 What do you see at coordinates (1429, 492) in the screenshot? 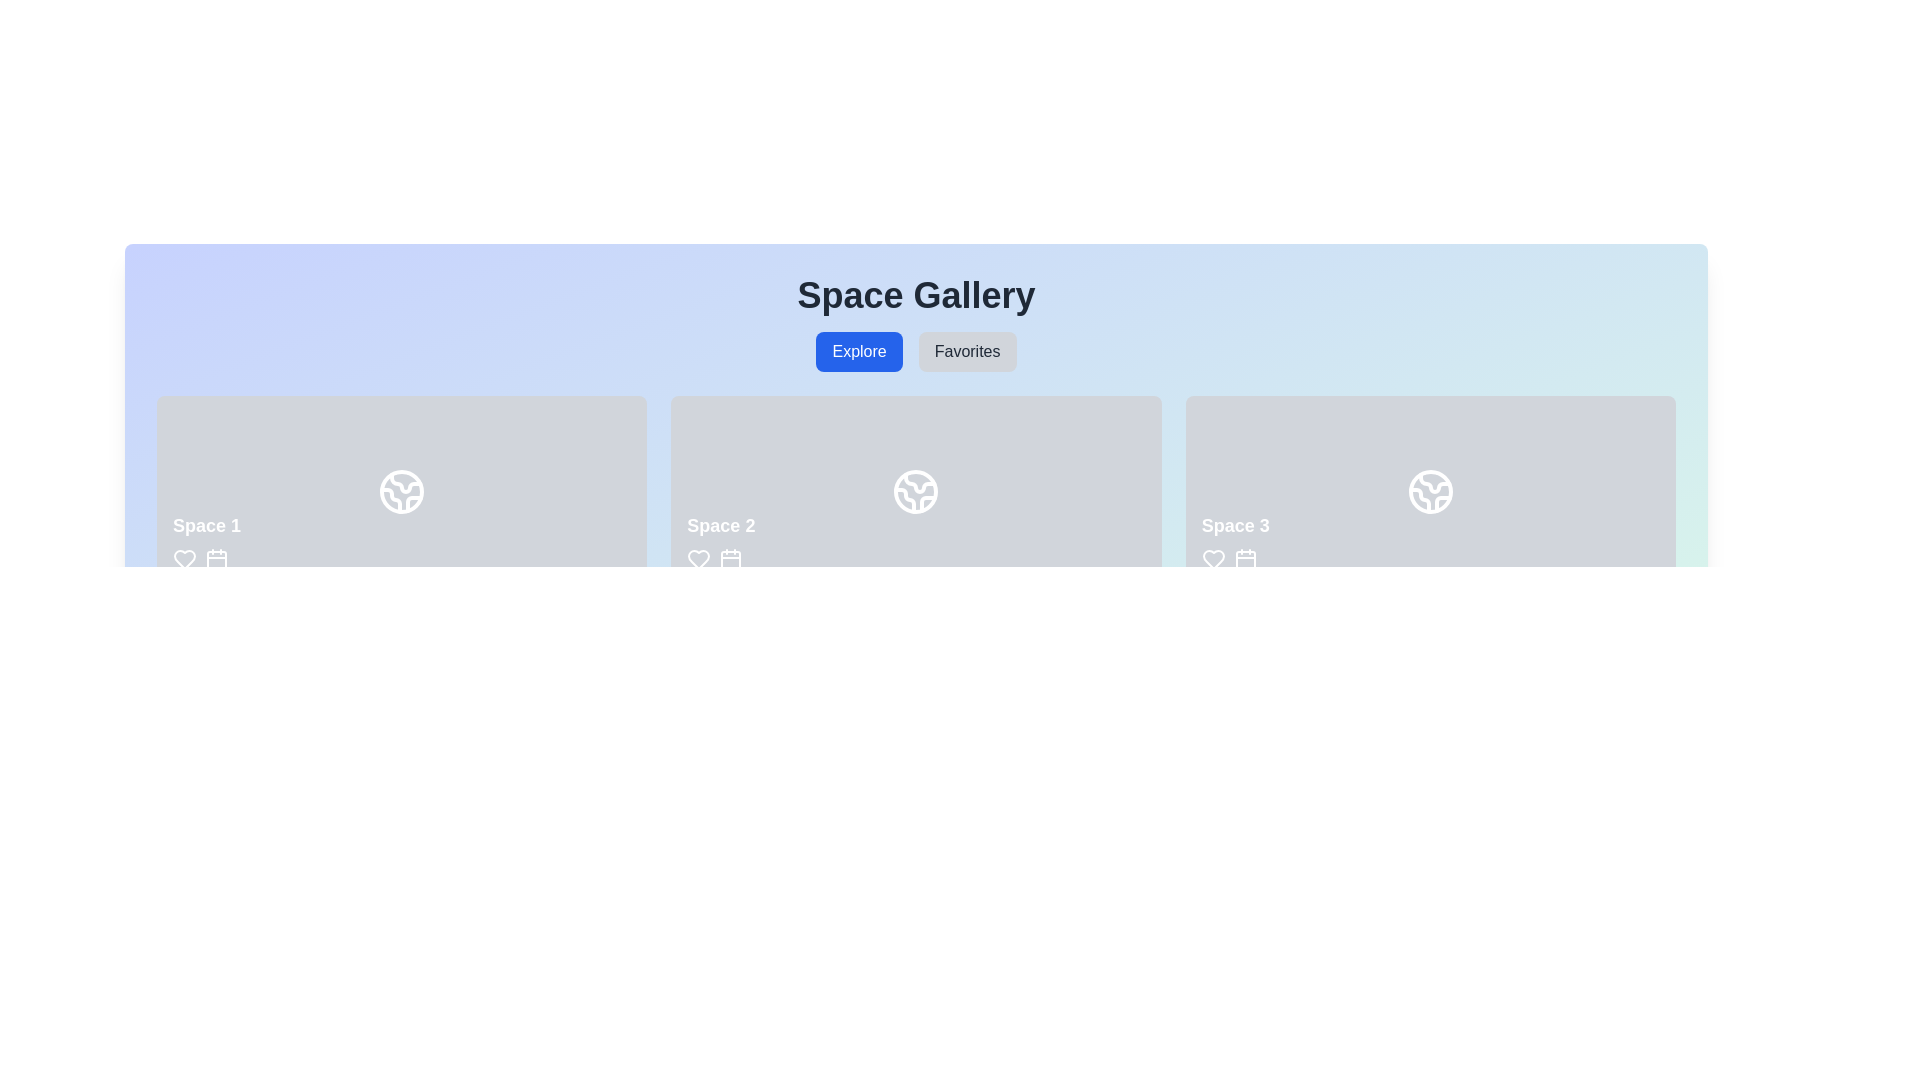
I see `the card labeled 'Space 3', which is the third card in a horizontal grid layout` at bounding box center [1429, 492].